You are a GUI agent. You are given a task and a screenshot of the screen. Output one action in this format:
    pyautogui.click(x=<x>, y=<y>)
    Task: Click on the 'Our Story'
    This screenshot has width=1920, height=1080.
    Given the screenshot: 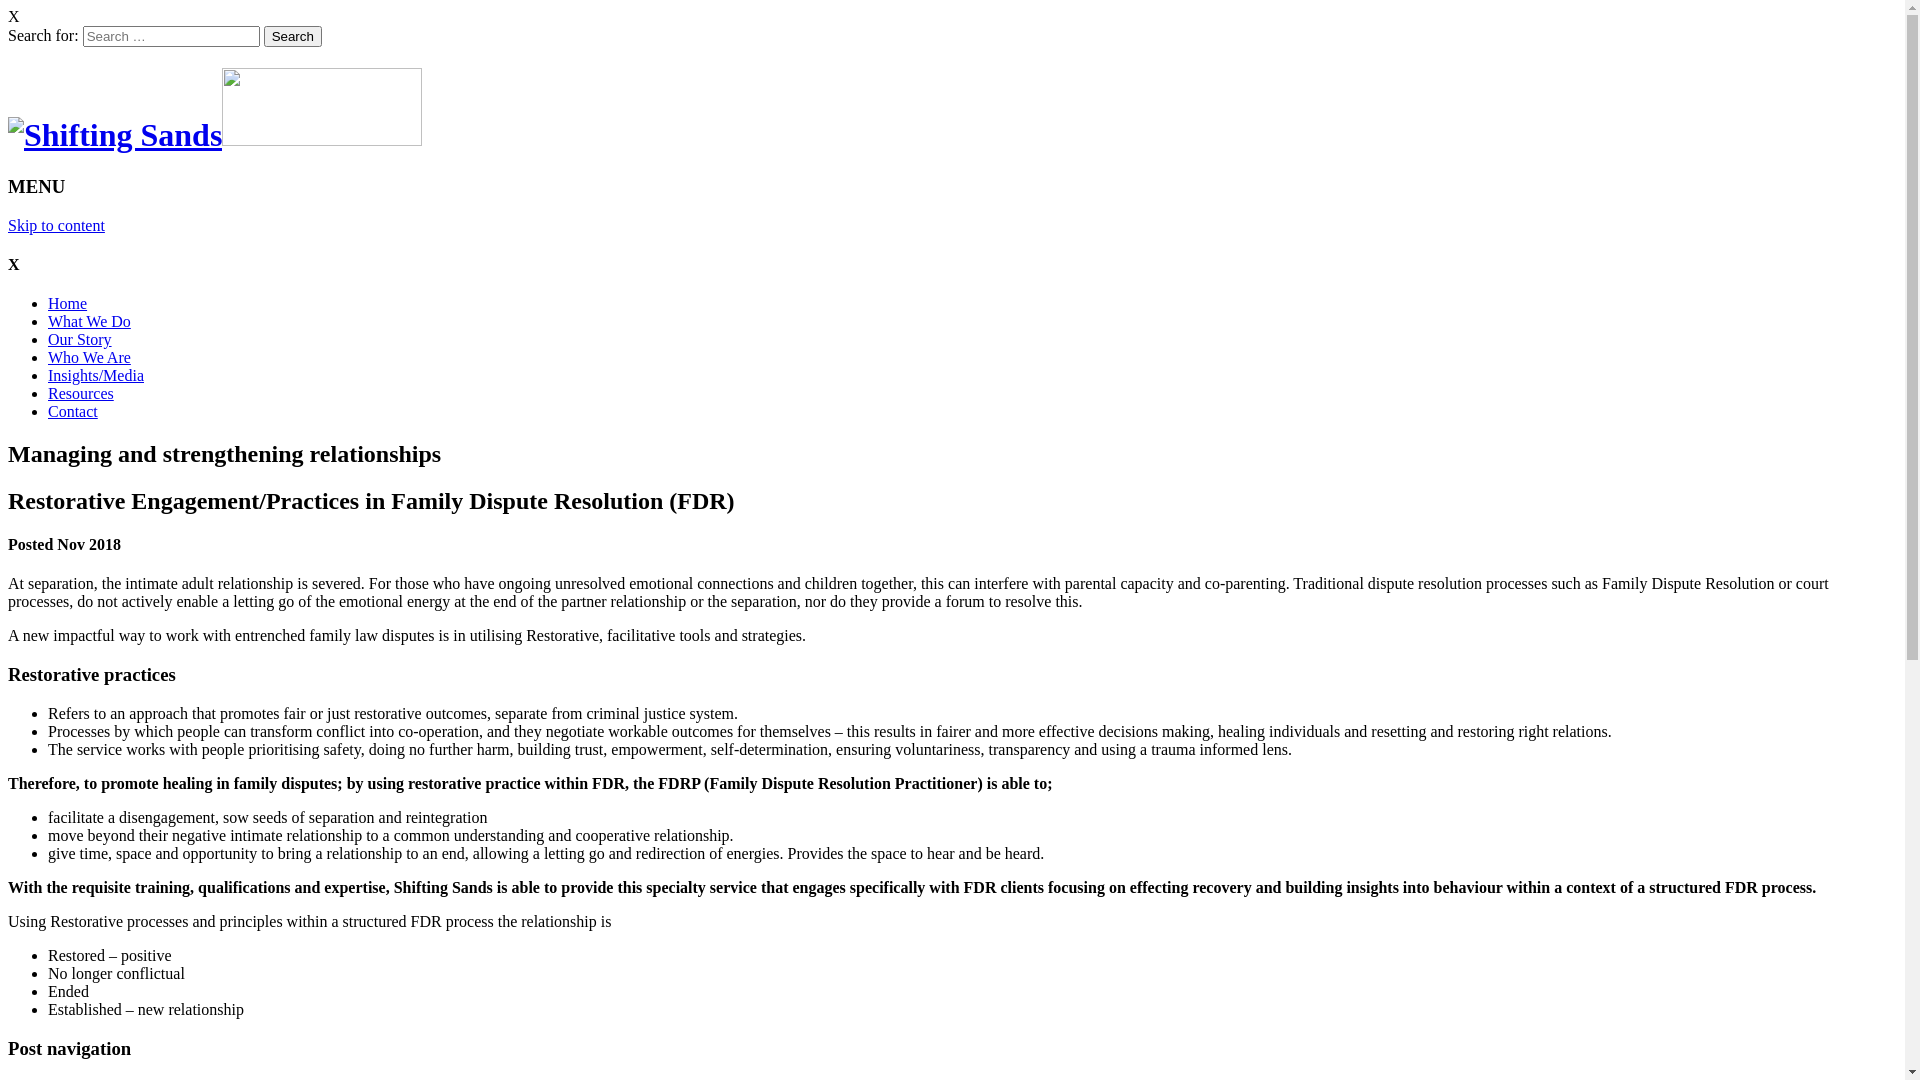 What is the action you would take?
    pyautogui.click(x=80, y=338)
    